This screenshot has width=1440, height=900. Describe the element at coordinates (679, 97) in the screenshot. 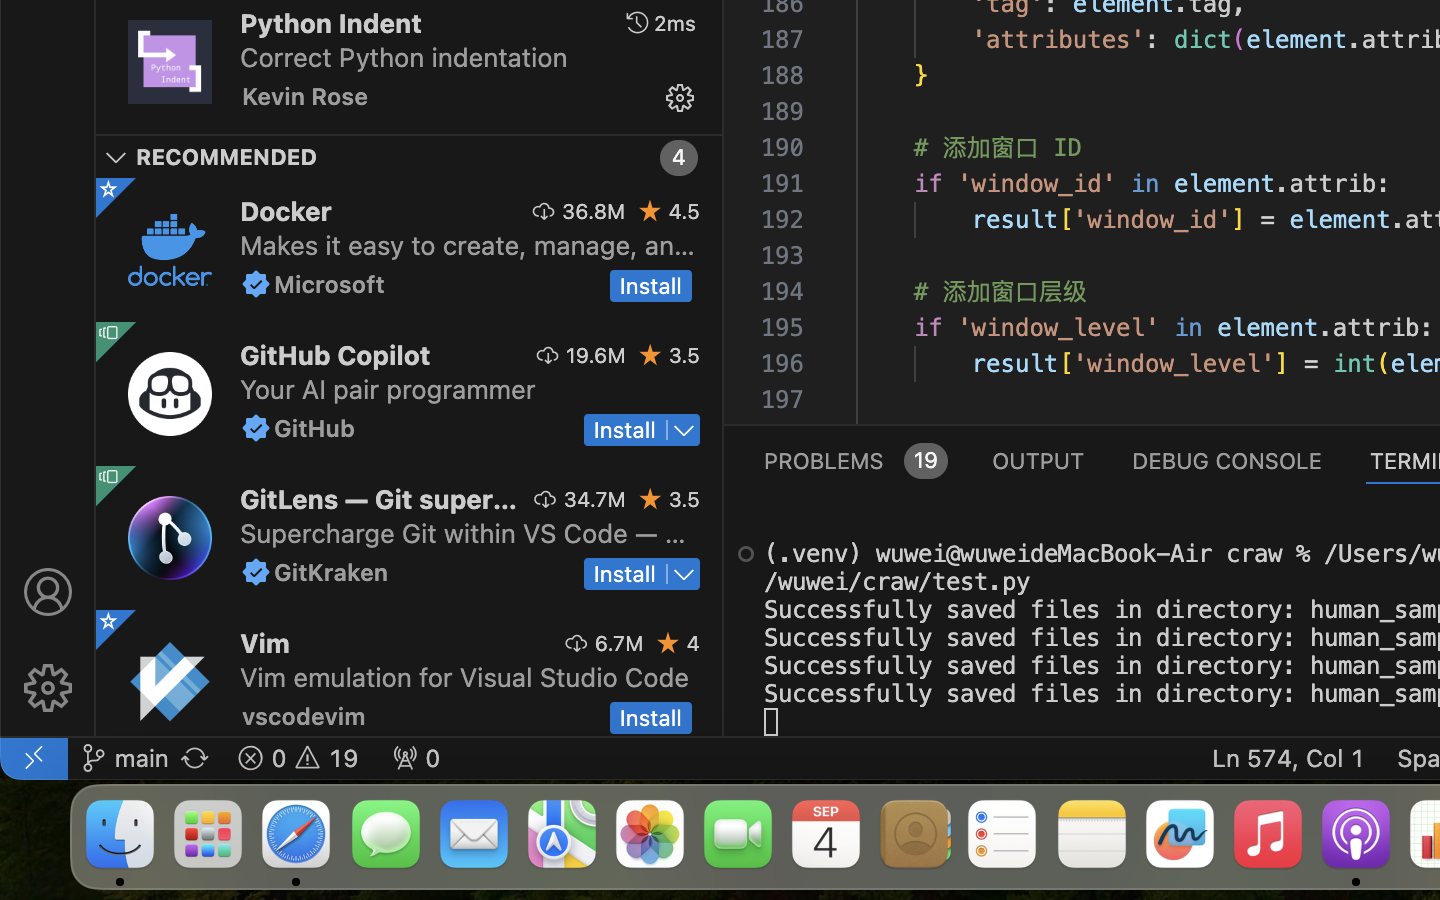

I see `''` at that location.